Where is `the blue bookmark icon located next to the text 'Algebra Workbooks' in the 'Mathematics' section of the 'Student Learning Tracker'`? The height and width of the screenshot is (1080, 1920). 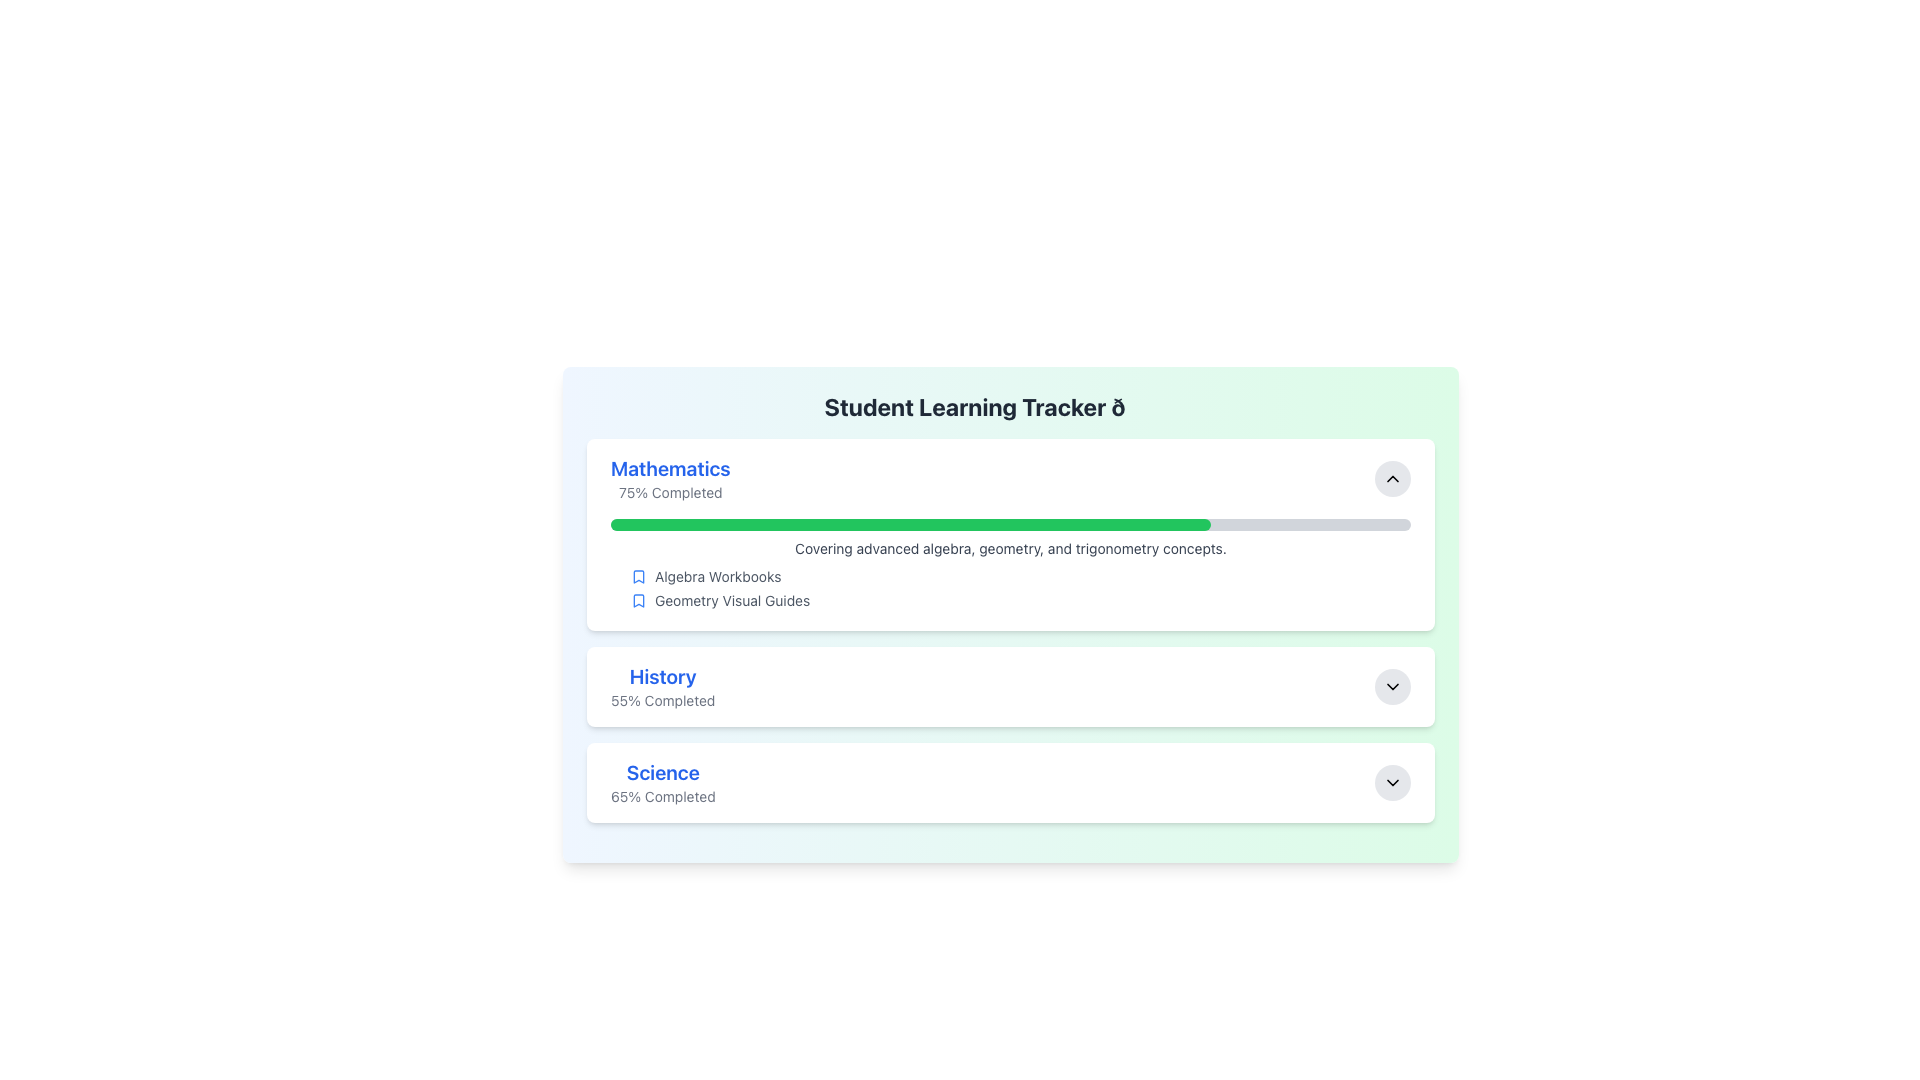 the blue bookmark icon located next to the text 'Algebra Workbooks' in the 'Mathematics' section of the 'Student Learning Tracker' is located at coordinates (637, 577).